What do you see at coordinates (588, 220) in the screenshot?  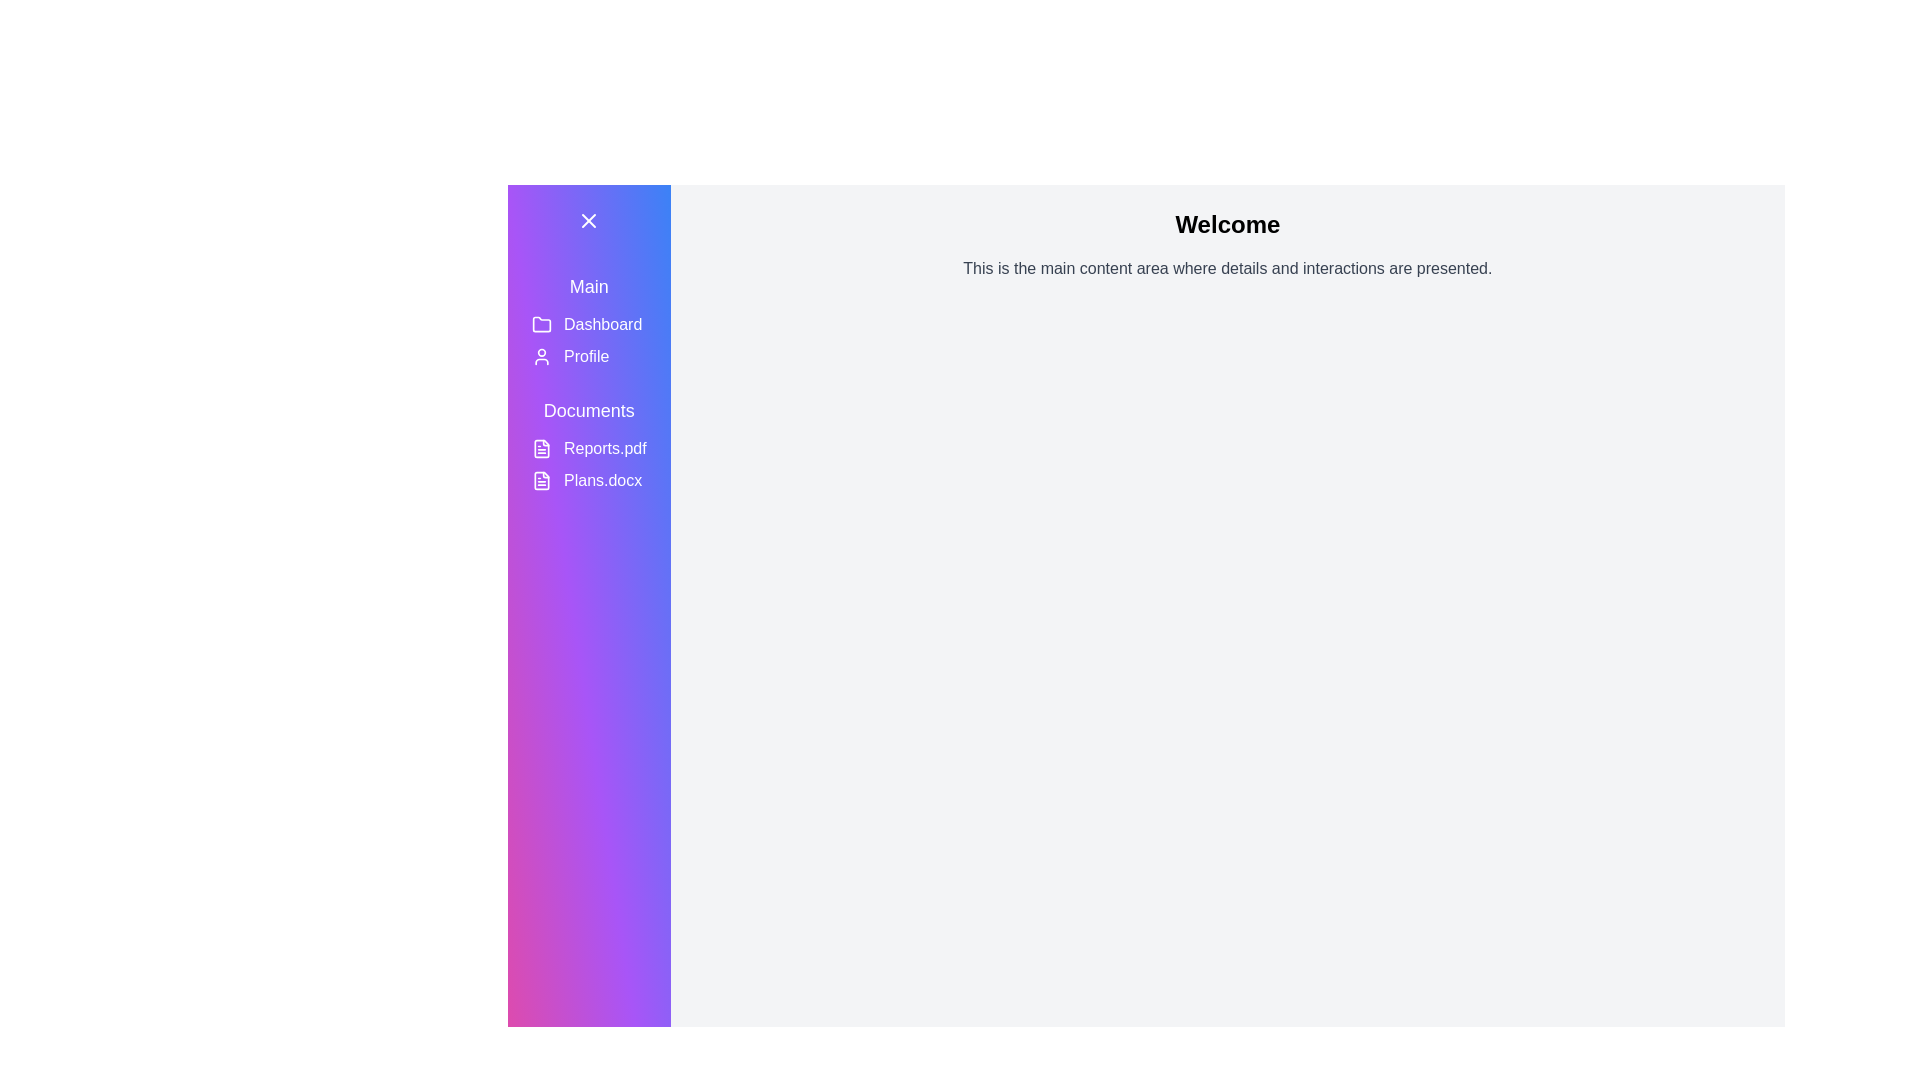 I see `the IconButton featuring a cross icon within a circular background, located at the top-left corner of the sidebar, above the navigation links` at bounding box center [588, 220].